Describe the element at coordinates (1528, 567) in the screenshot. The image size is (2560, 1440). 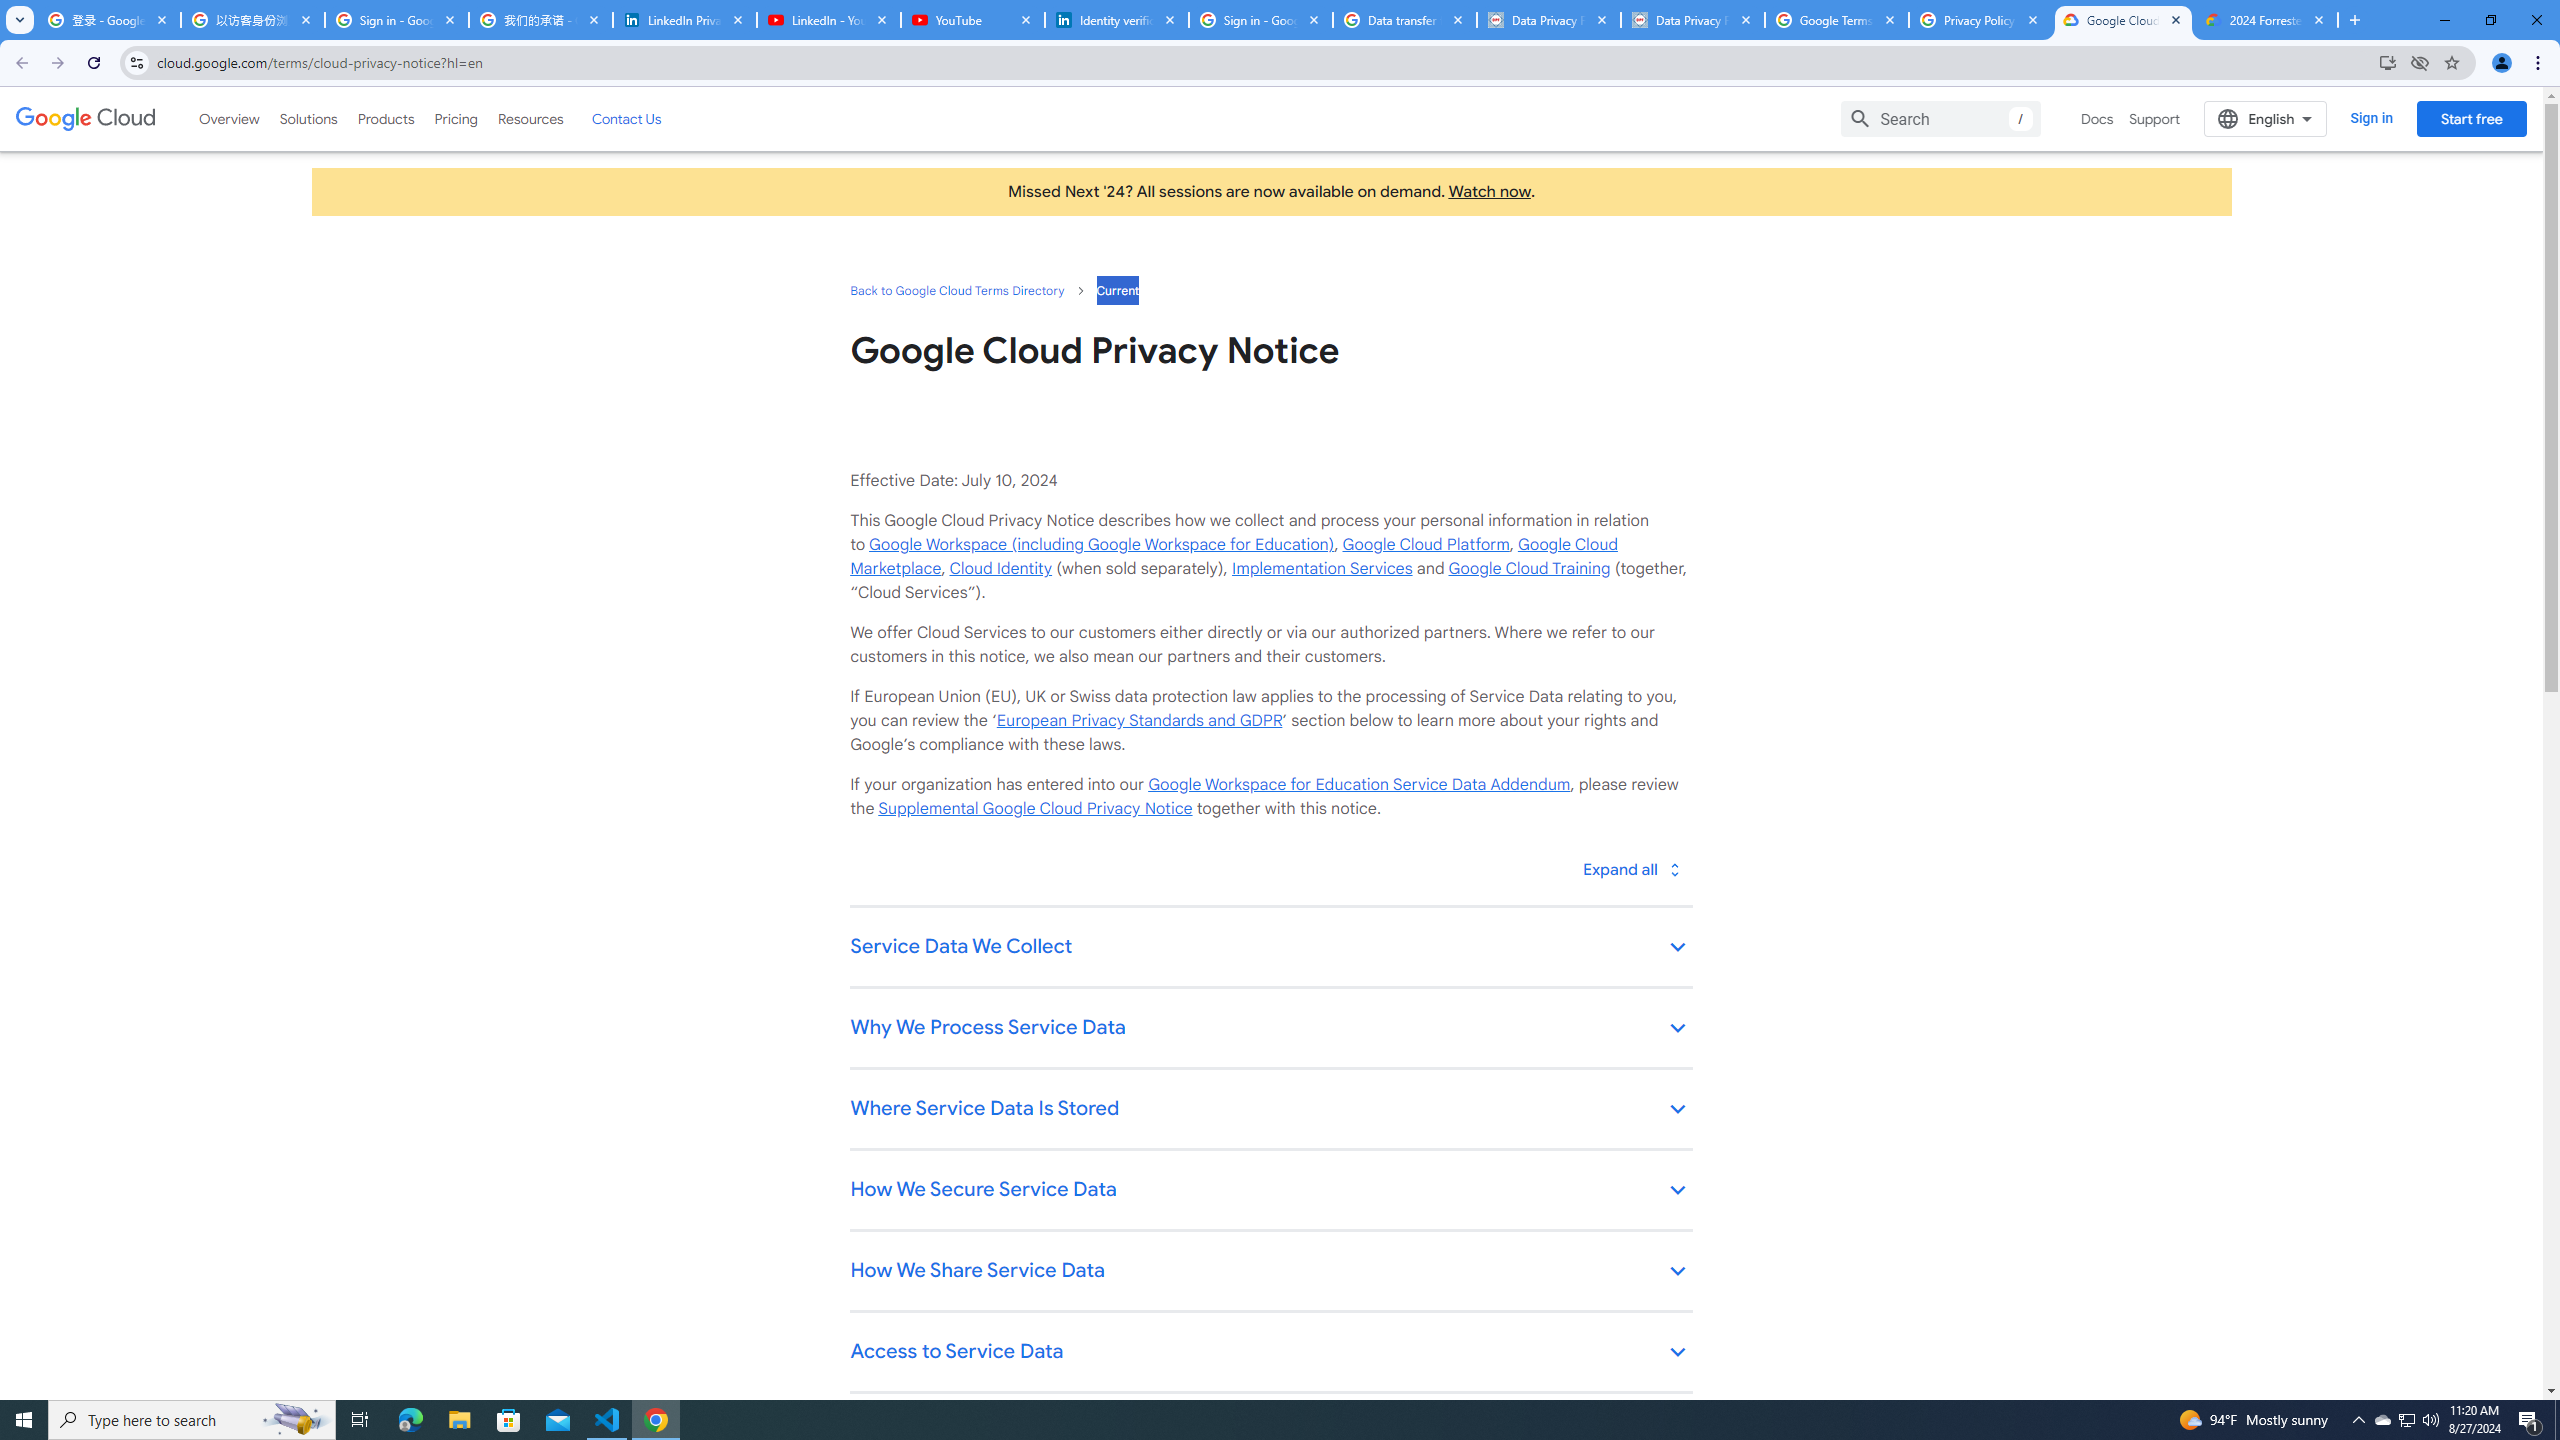
I see `'Google Cloud Training'` at that location.